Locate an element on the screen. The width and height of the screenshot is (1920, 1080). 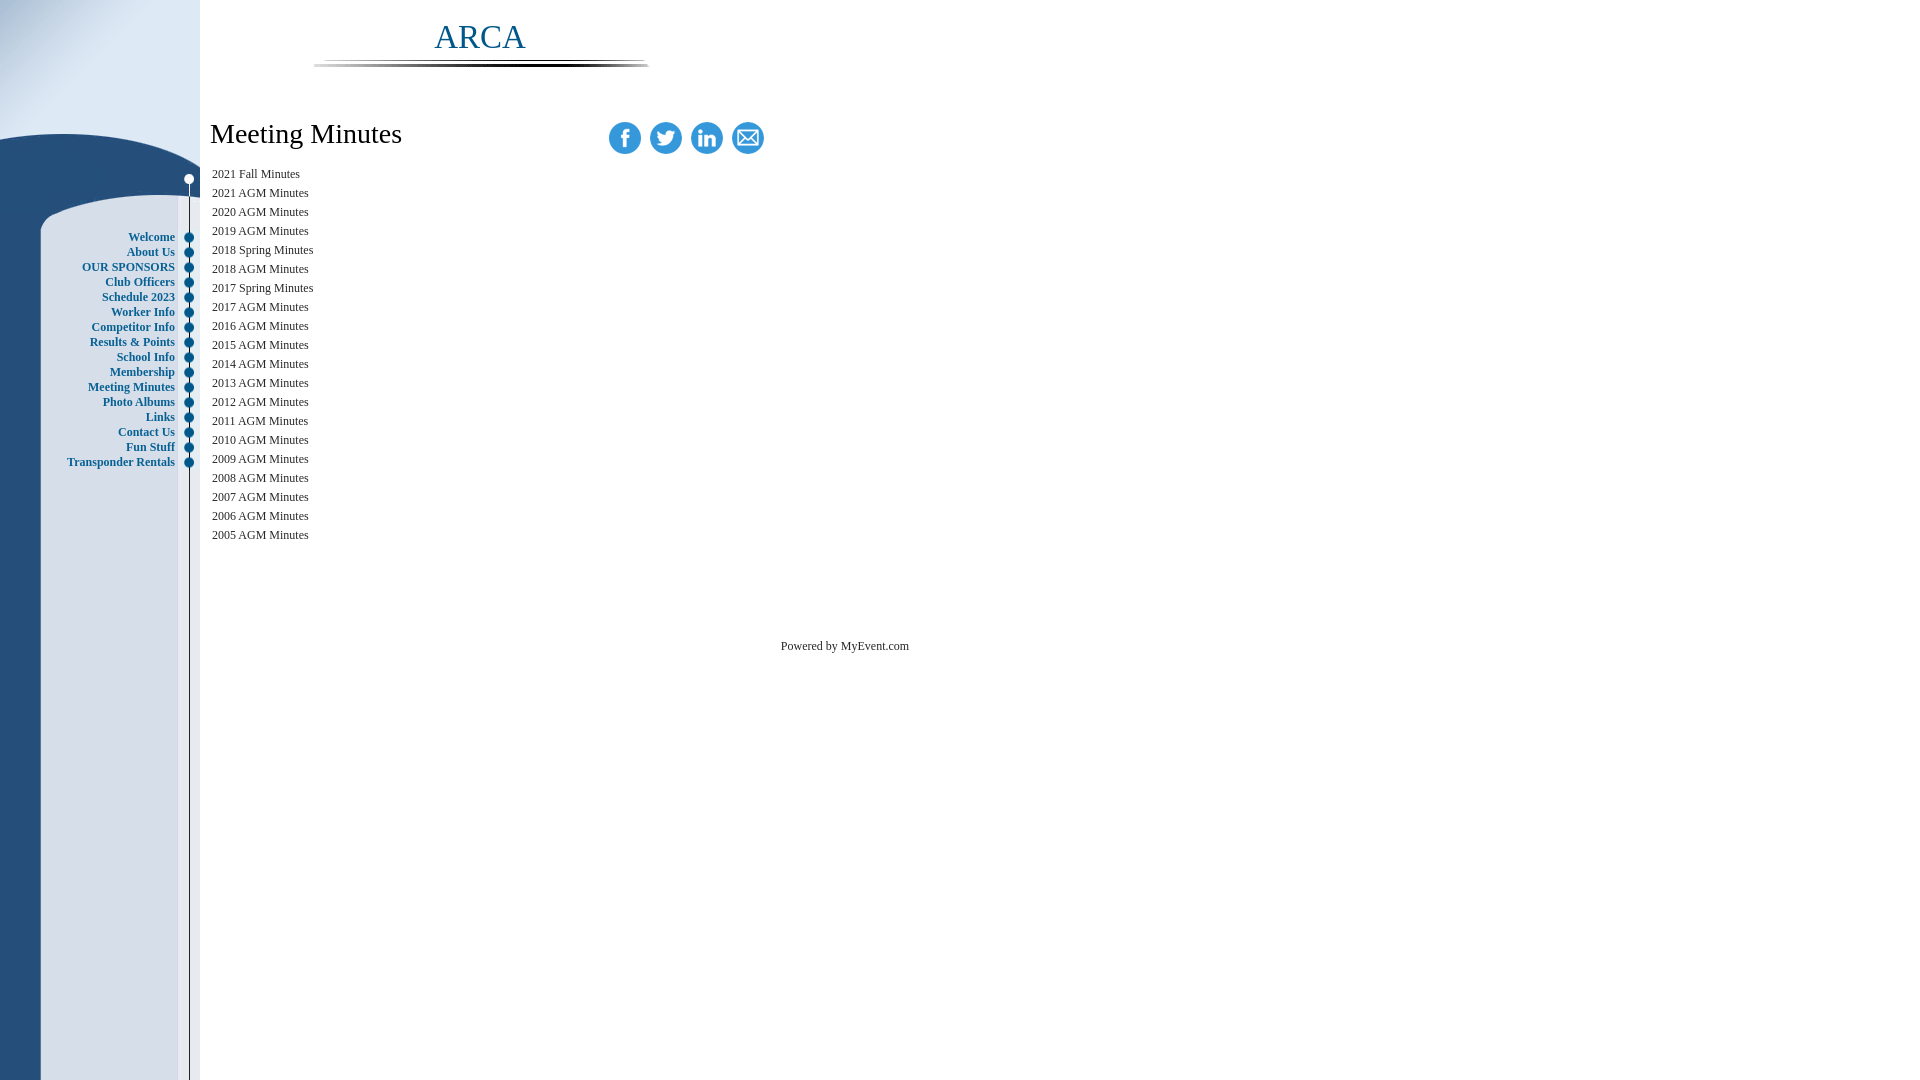
'Contact Us' is located at coordinates (104, 431).